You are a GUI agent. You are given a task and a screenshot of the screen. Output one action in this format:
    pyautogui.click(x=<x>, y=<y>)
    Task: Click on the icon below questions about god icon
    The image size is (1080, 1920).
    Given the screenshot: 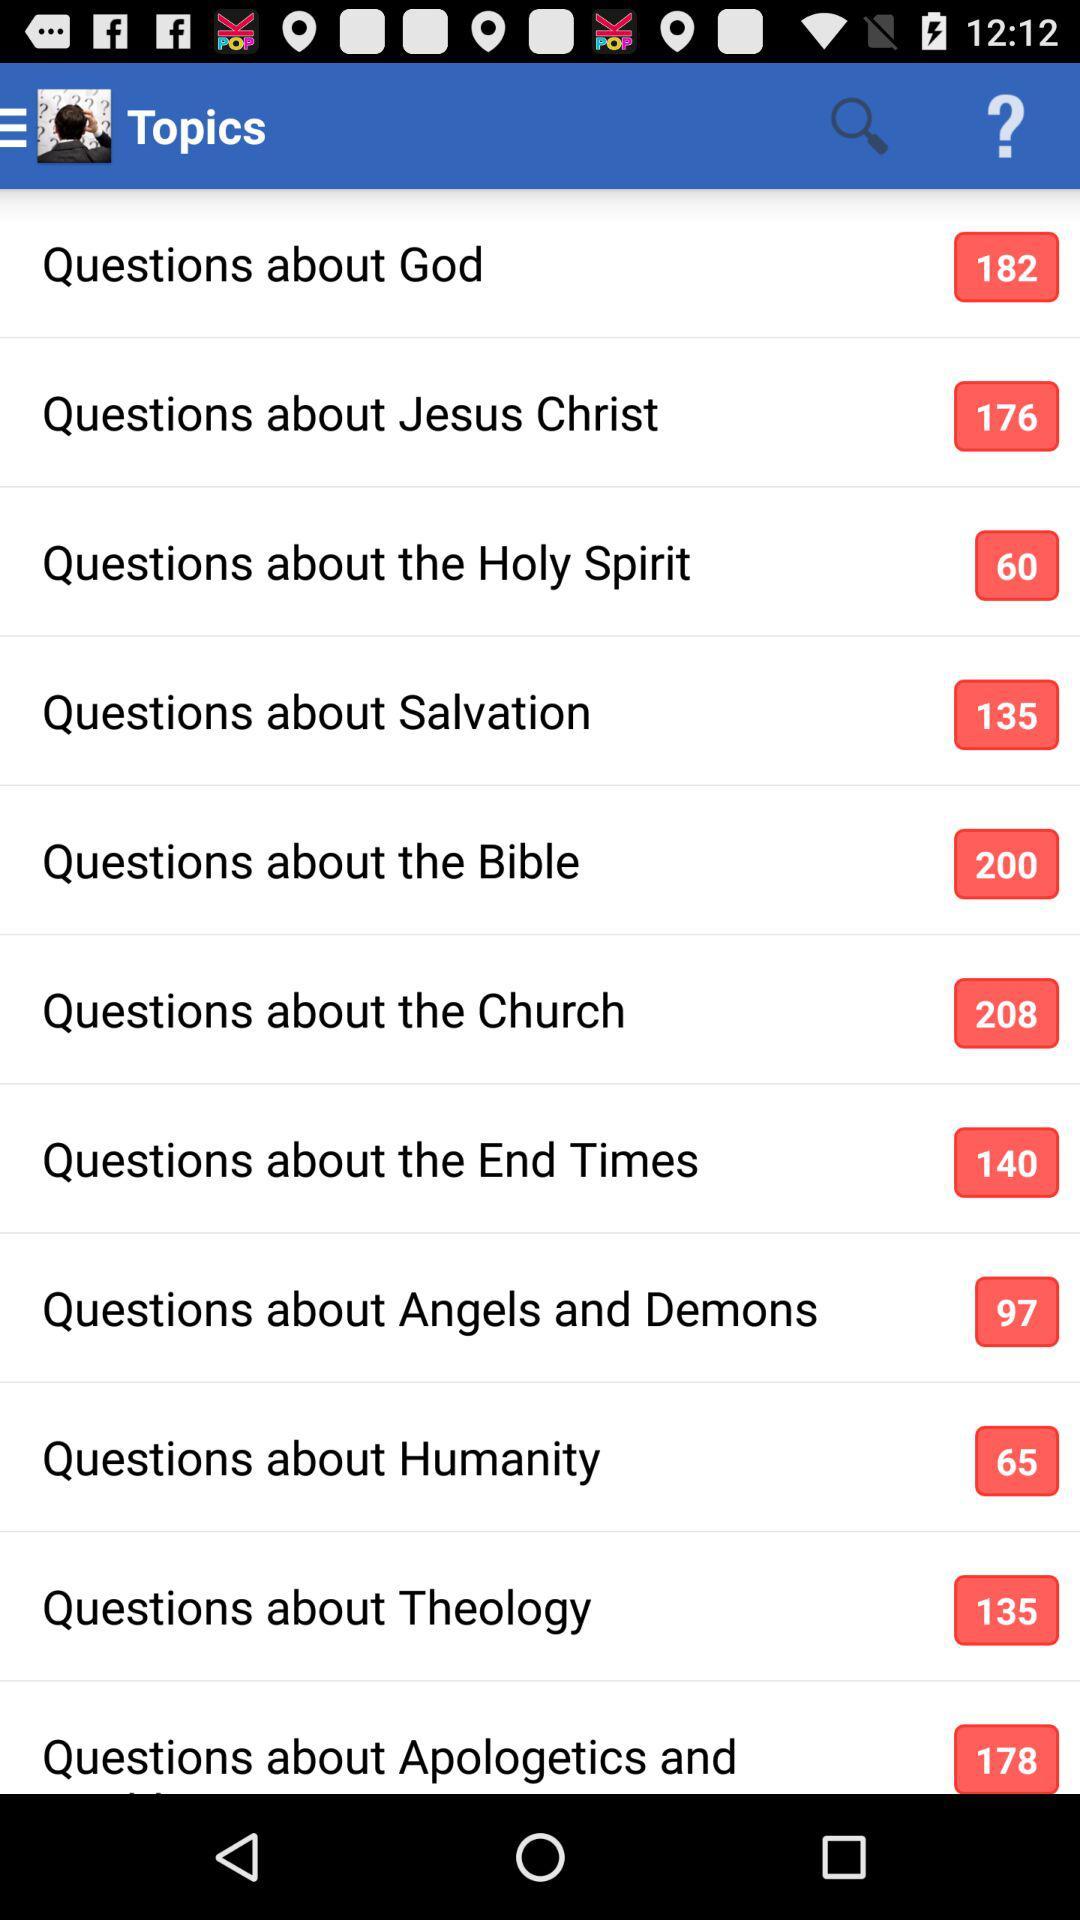 What is the action you would take?
    pyautogui.click(x=1006, y=415)
    